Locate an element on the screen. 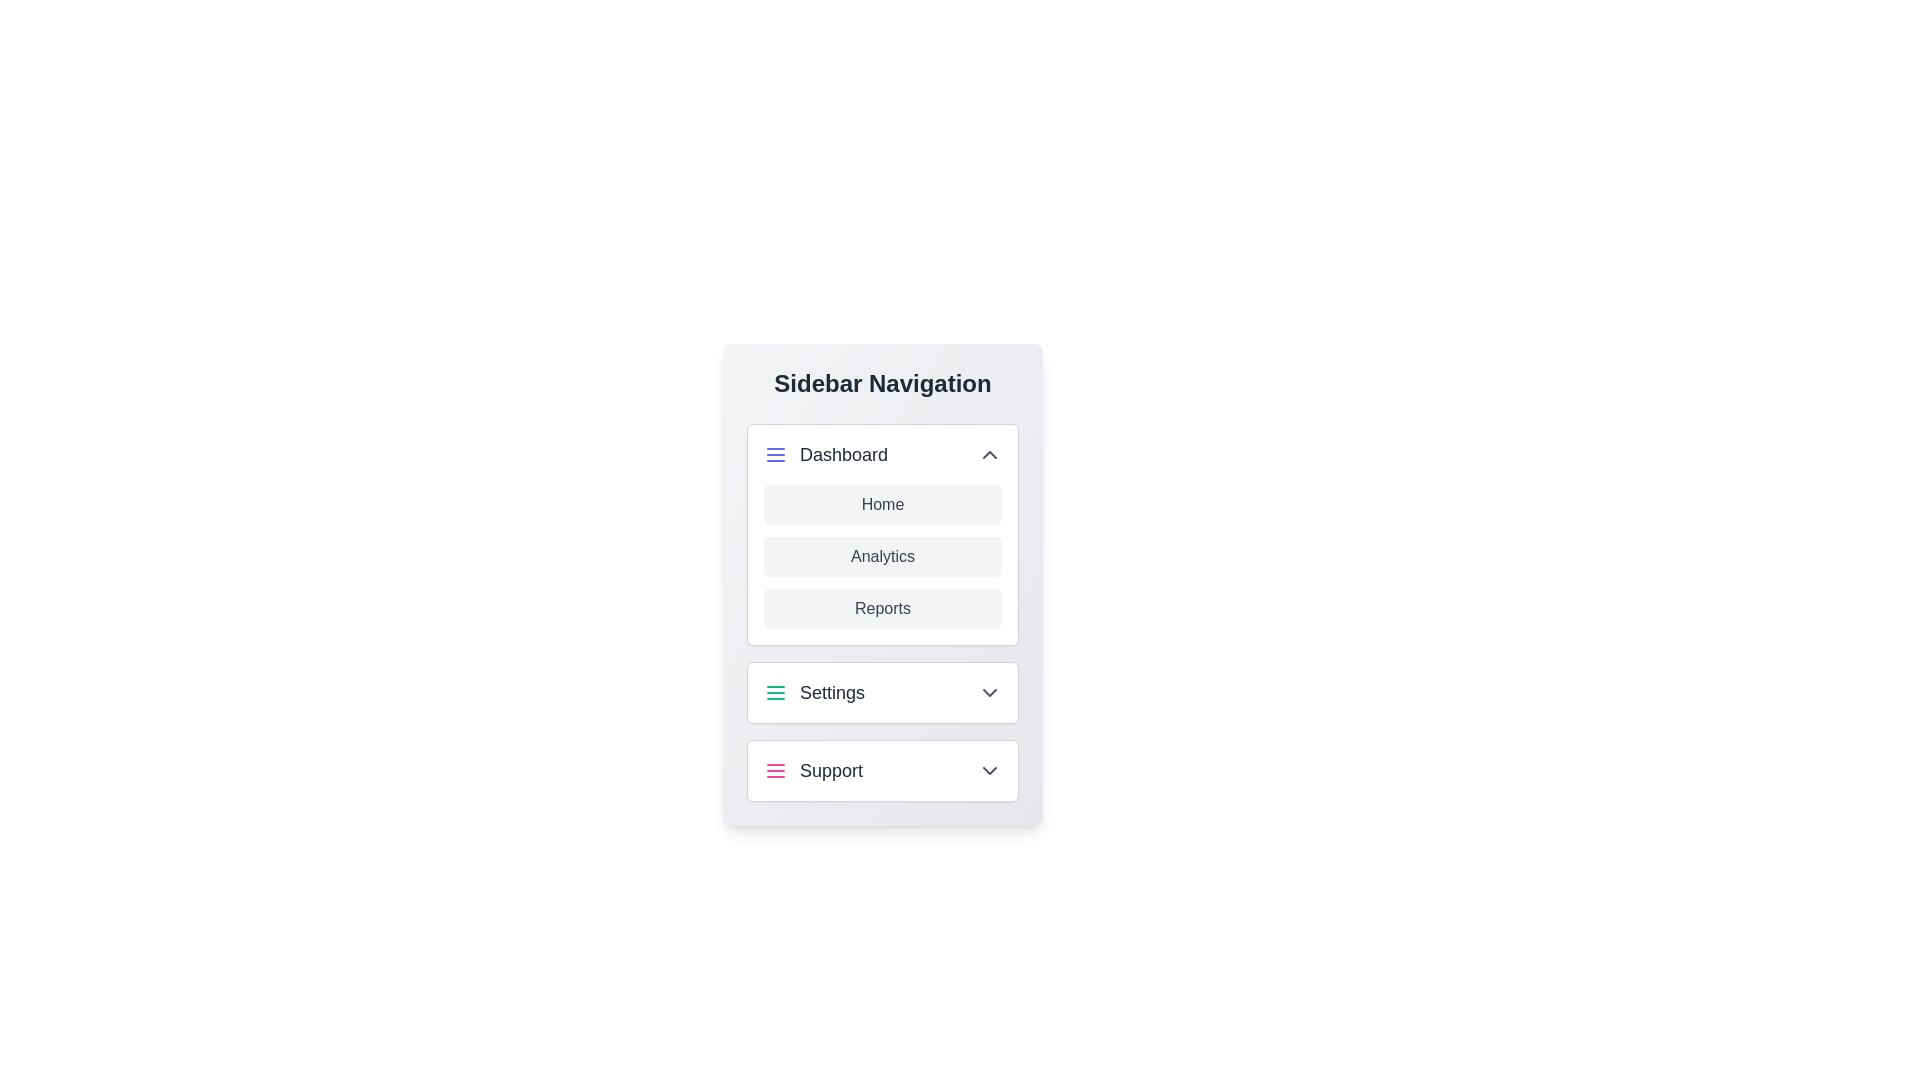  the downward-pointing chevron icon in the sidebar navigation menu associated with the 'Support' entry is located at coordinates (989, 770).